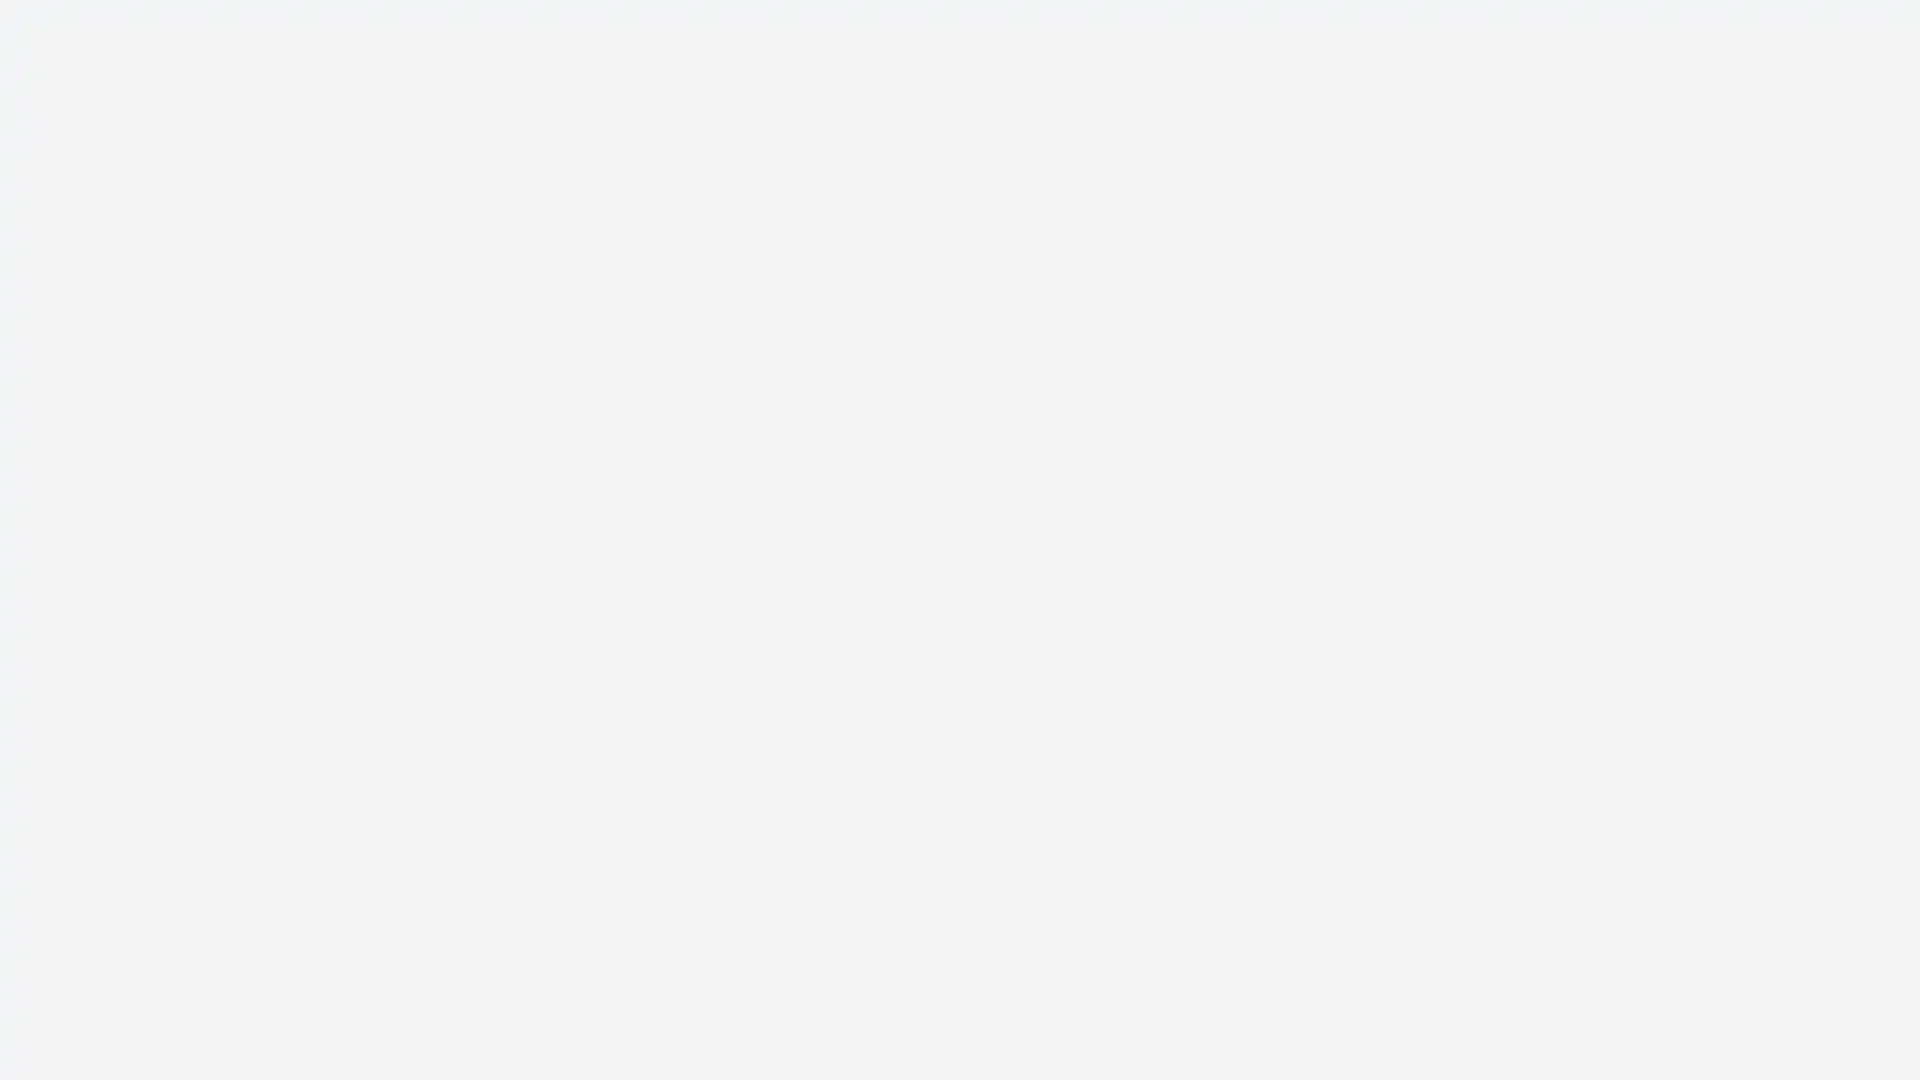 Image resolution: width=1920 pixels, height=1080 pixels. Describe the element at coordinates (1076, 200) in the screenshot. I see `Google` at that location.